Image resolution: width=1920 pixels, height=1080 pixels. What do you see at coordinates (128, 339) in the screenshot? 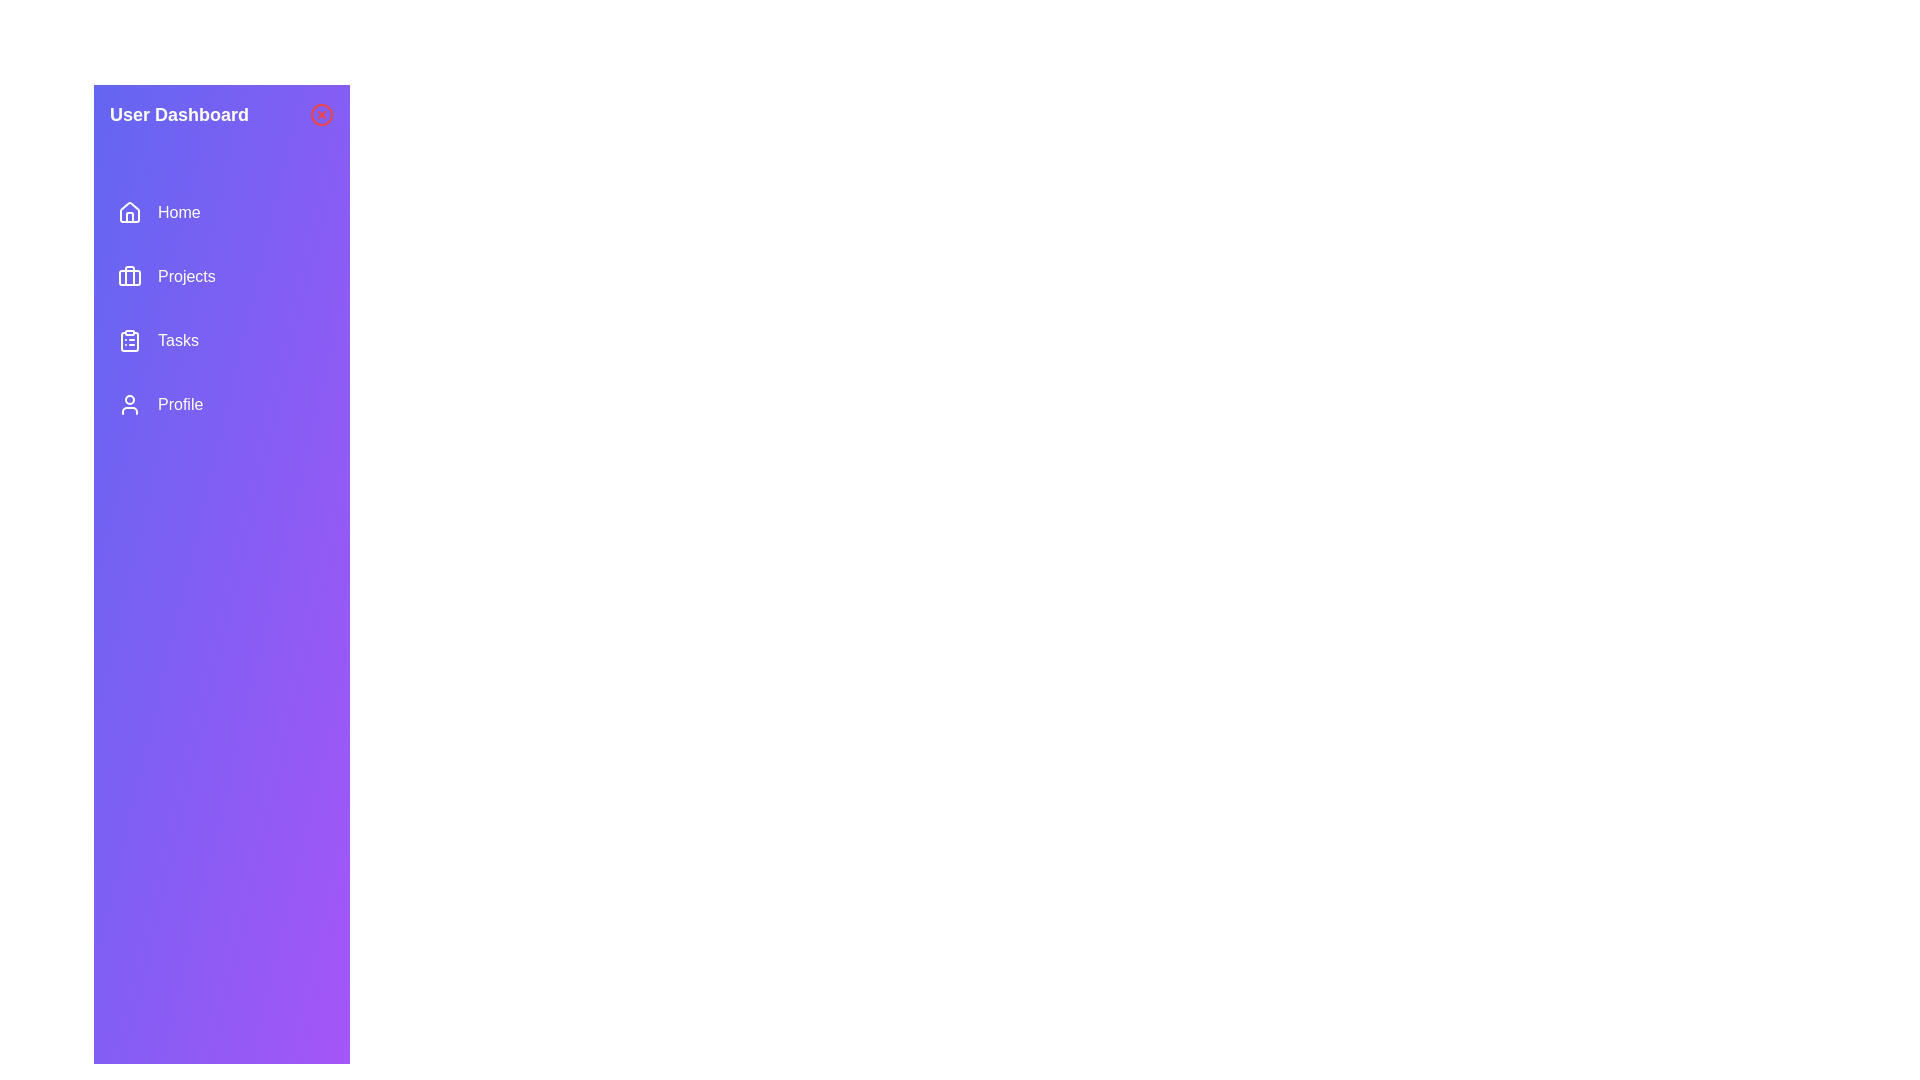
I see `the icon representing the 'Tasks' section in the navigation menu` at bounding box center [128, 339].